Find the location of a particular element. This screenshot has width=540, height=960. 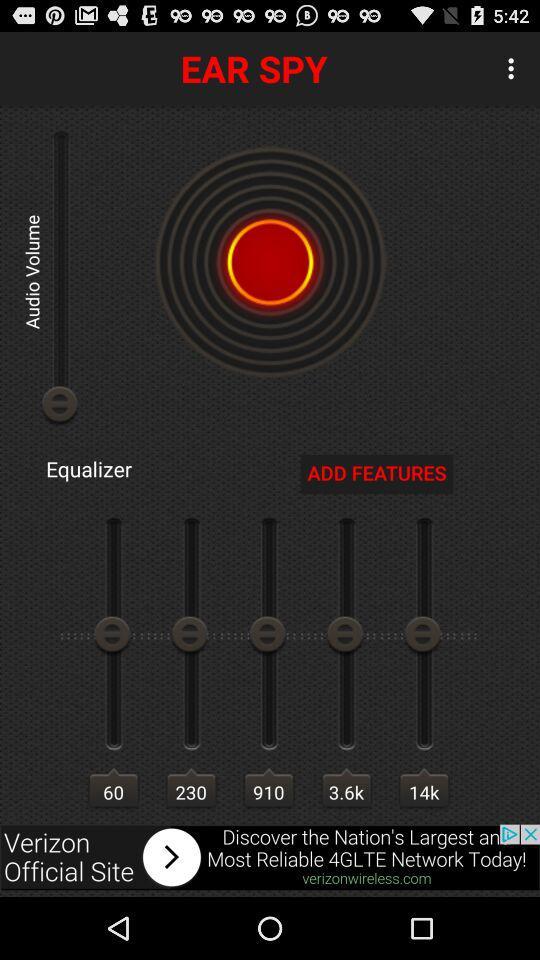

audio volume is located at coordinates (270, 261).